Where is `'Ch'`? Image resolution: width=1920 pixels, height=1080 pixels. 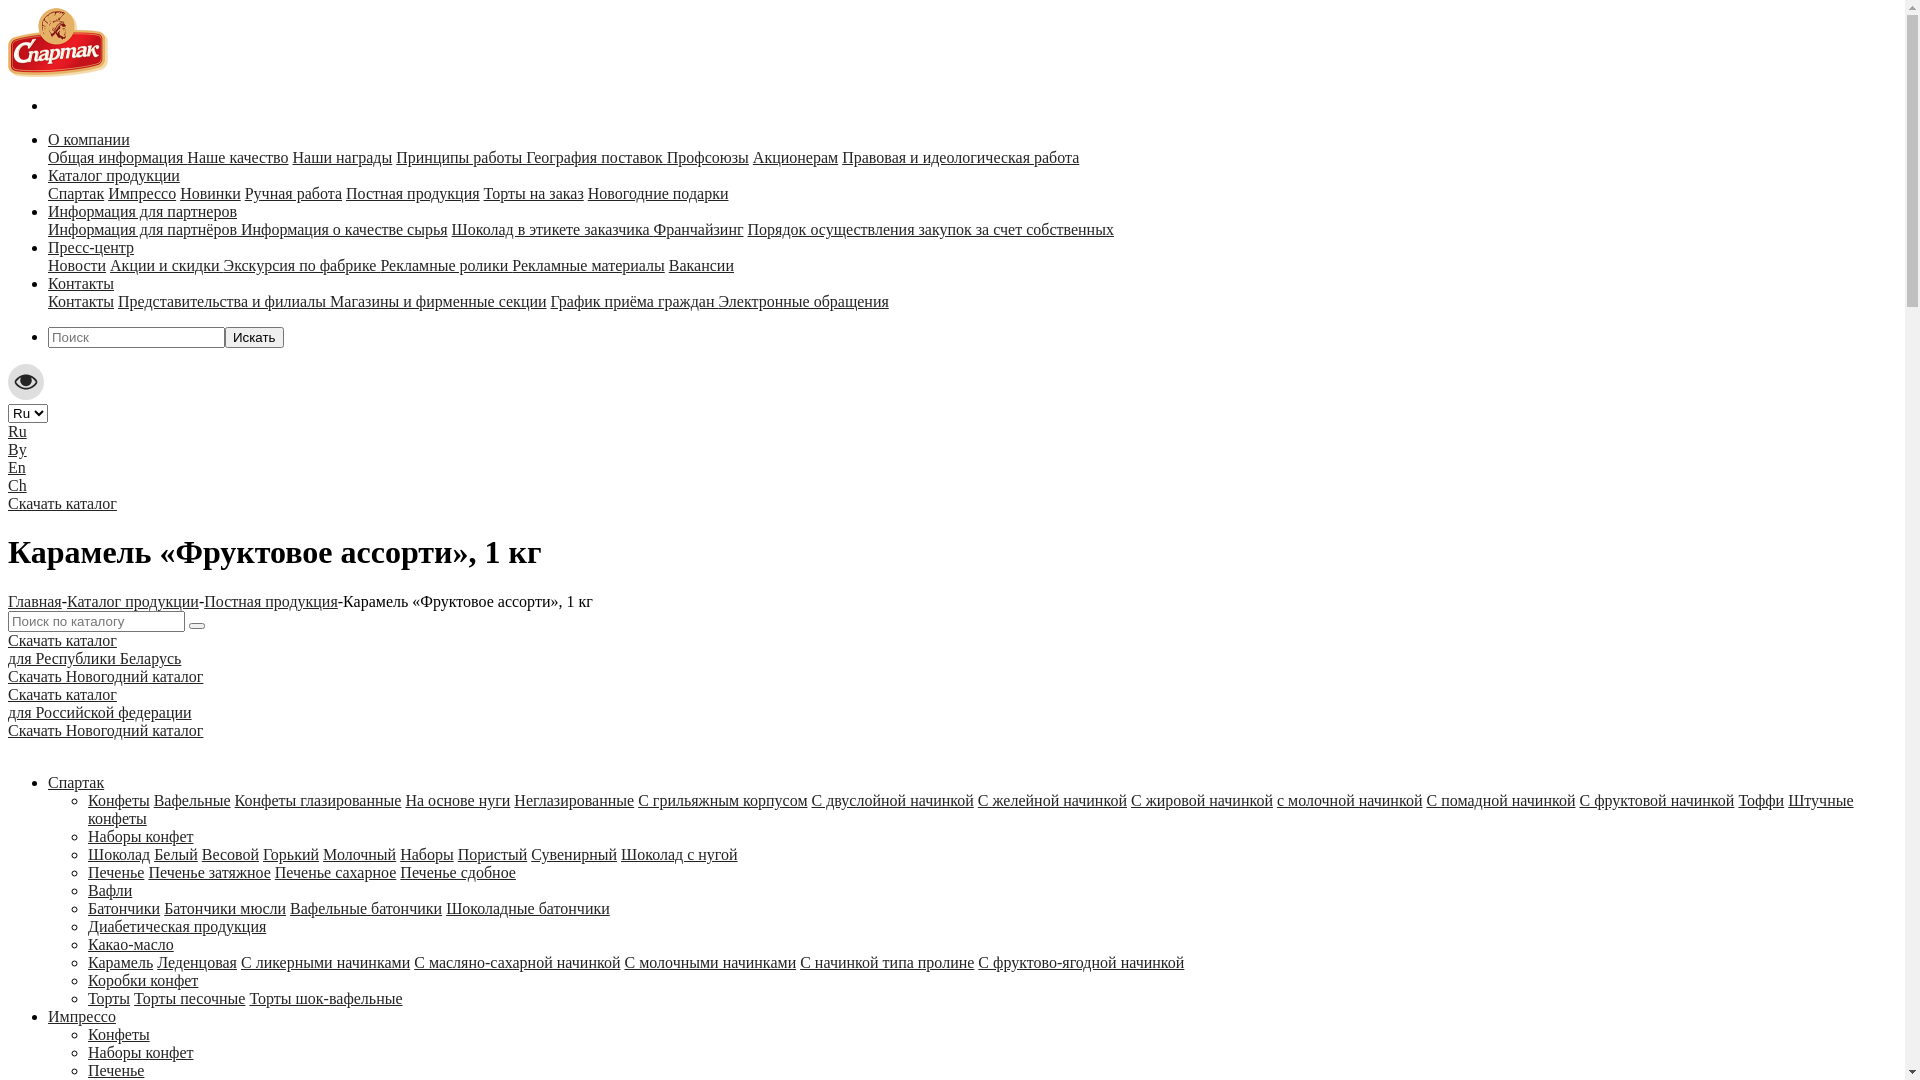 'Ch' is located at coordinates (17, 485).